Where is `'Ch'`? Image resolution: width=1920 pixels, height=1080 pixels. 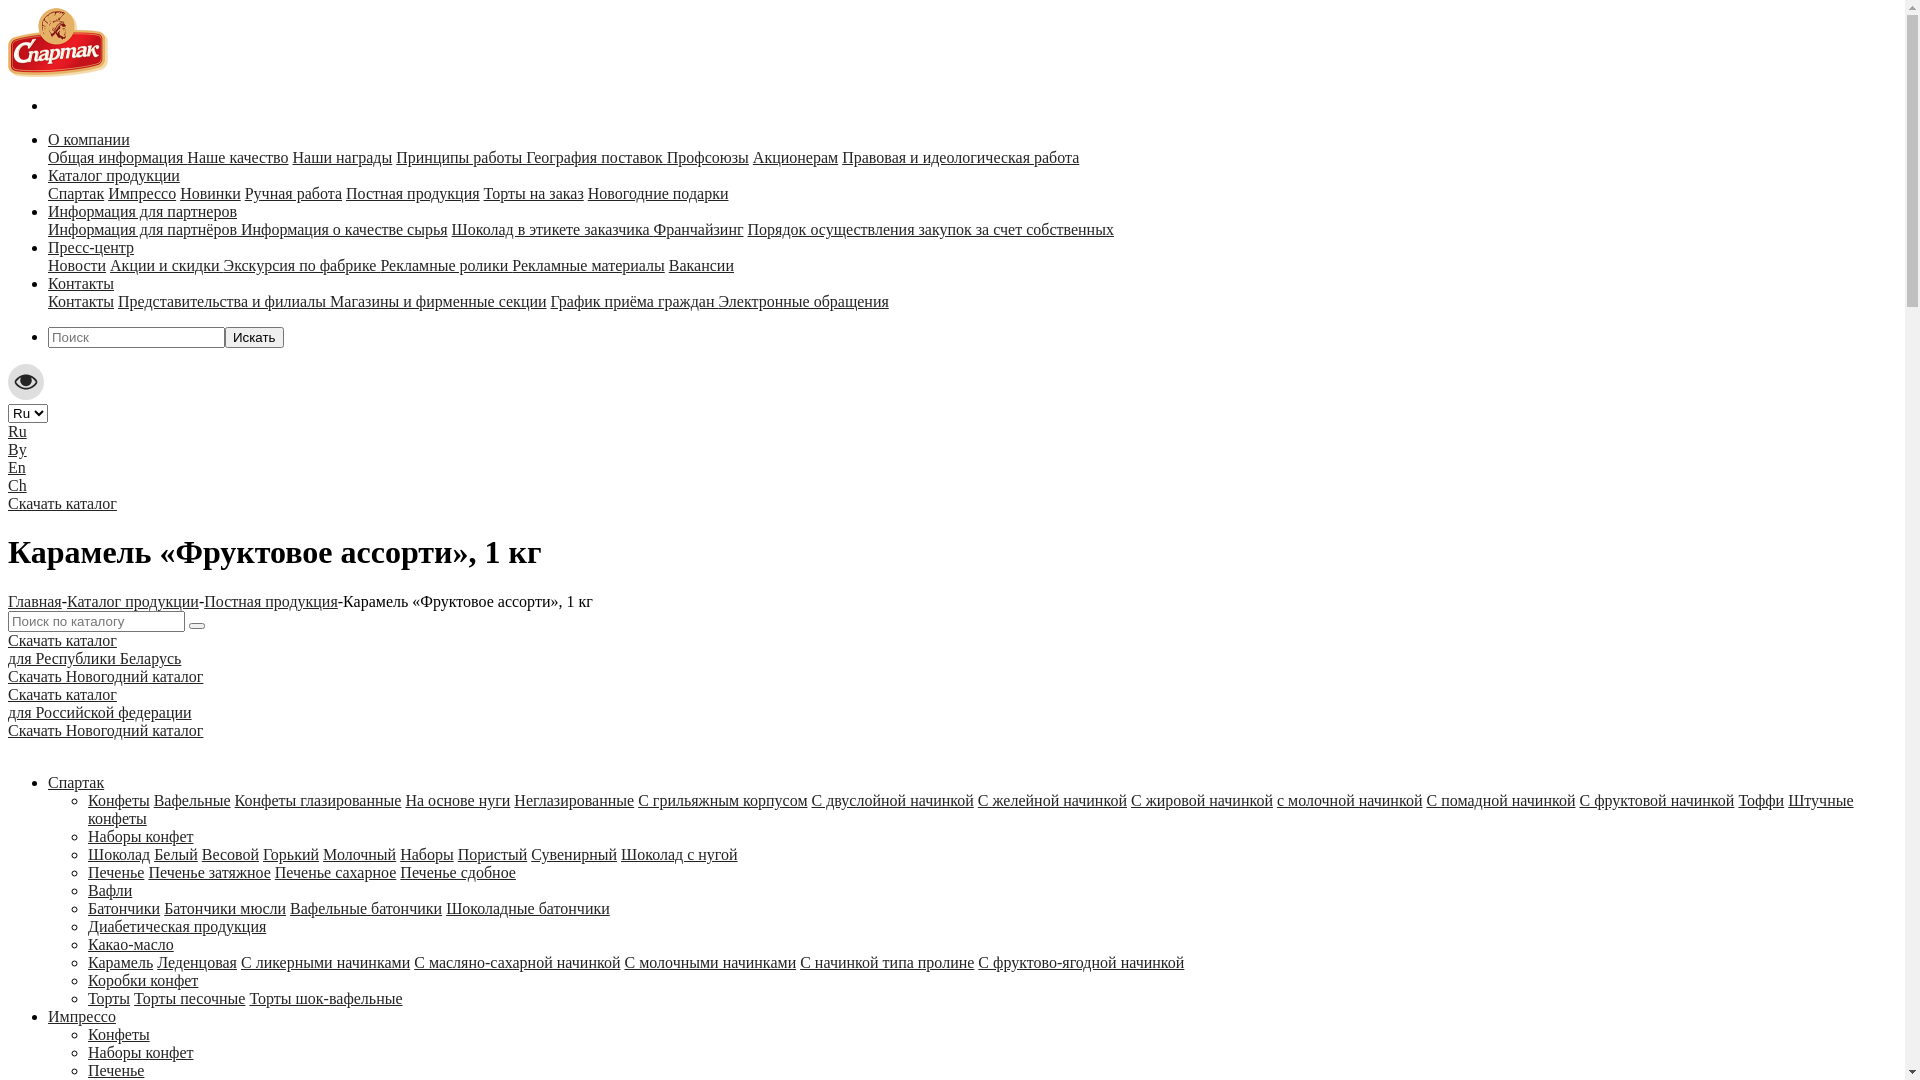 'Ch' is located at coordinates (17, 485).